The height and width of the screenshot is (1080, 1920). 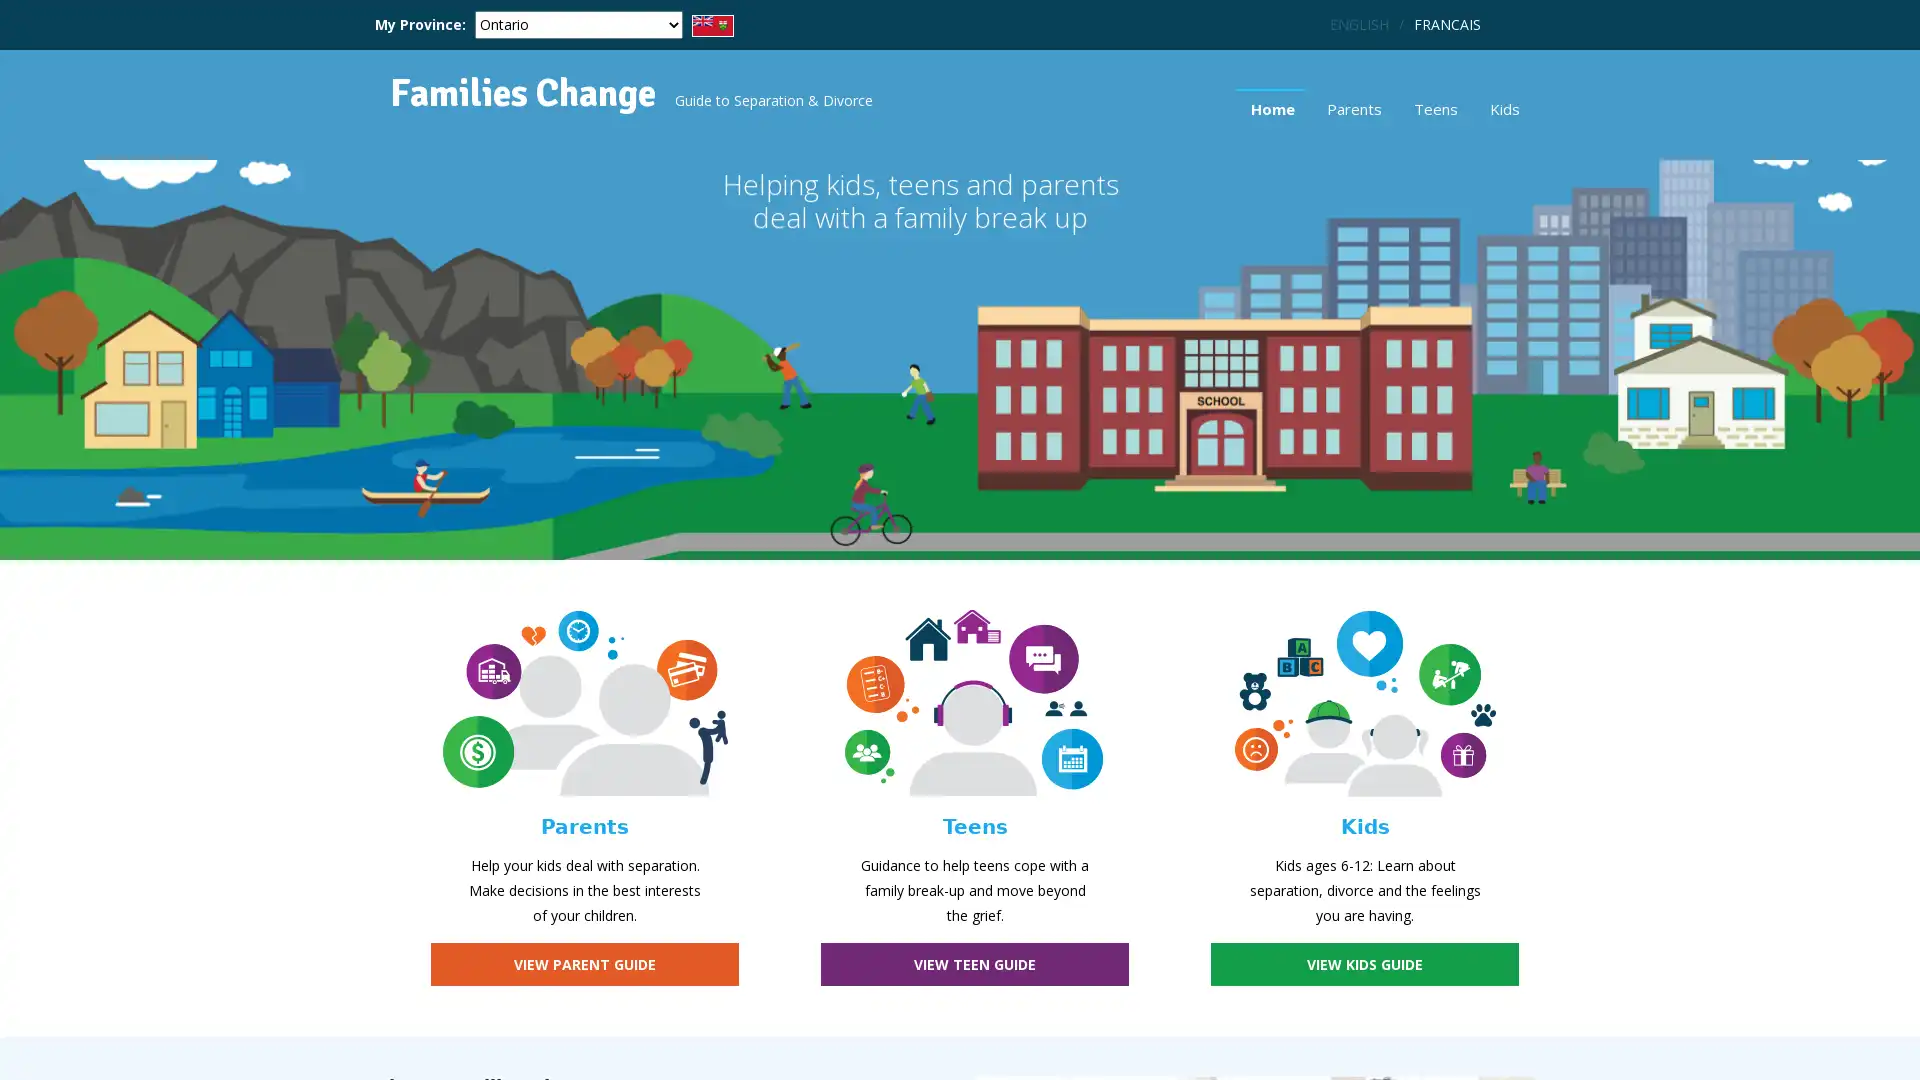 I want to click on VIEW PARENT GUIDE, so click(x=584, y=963).